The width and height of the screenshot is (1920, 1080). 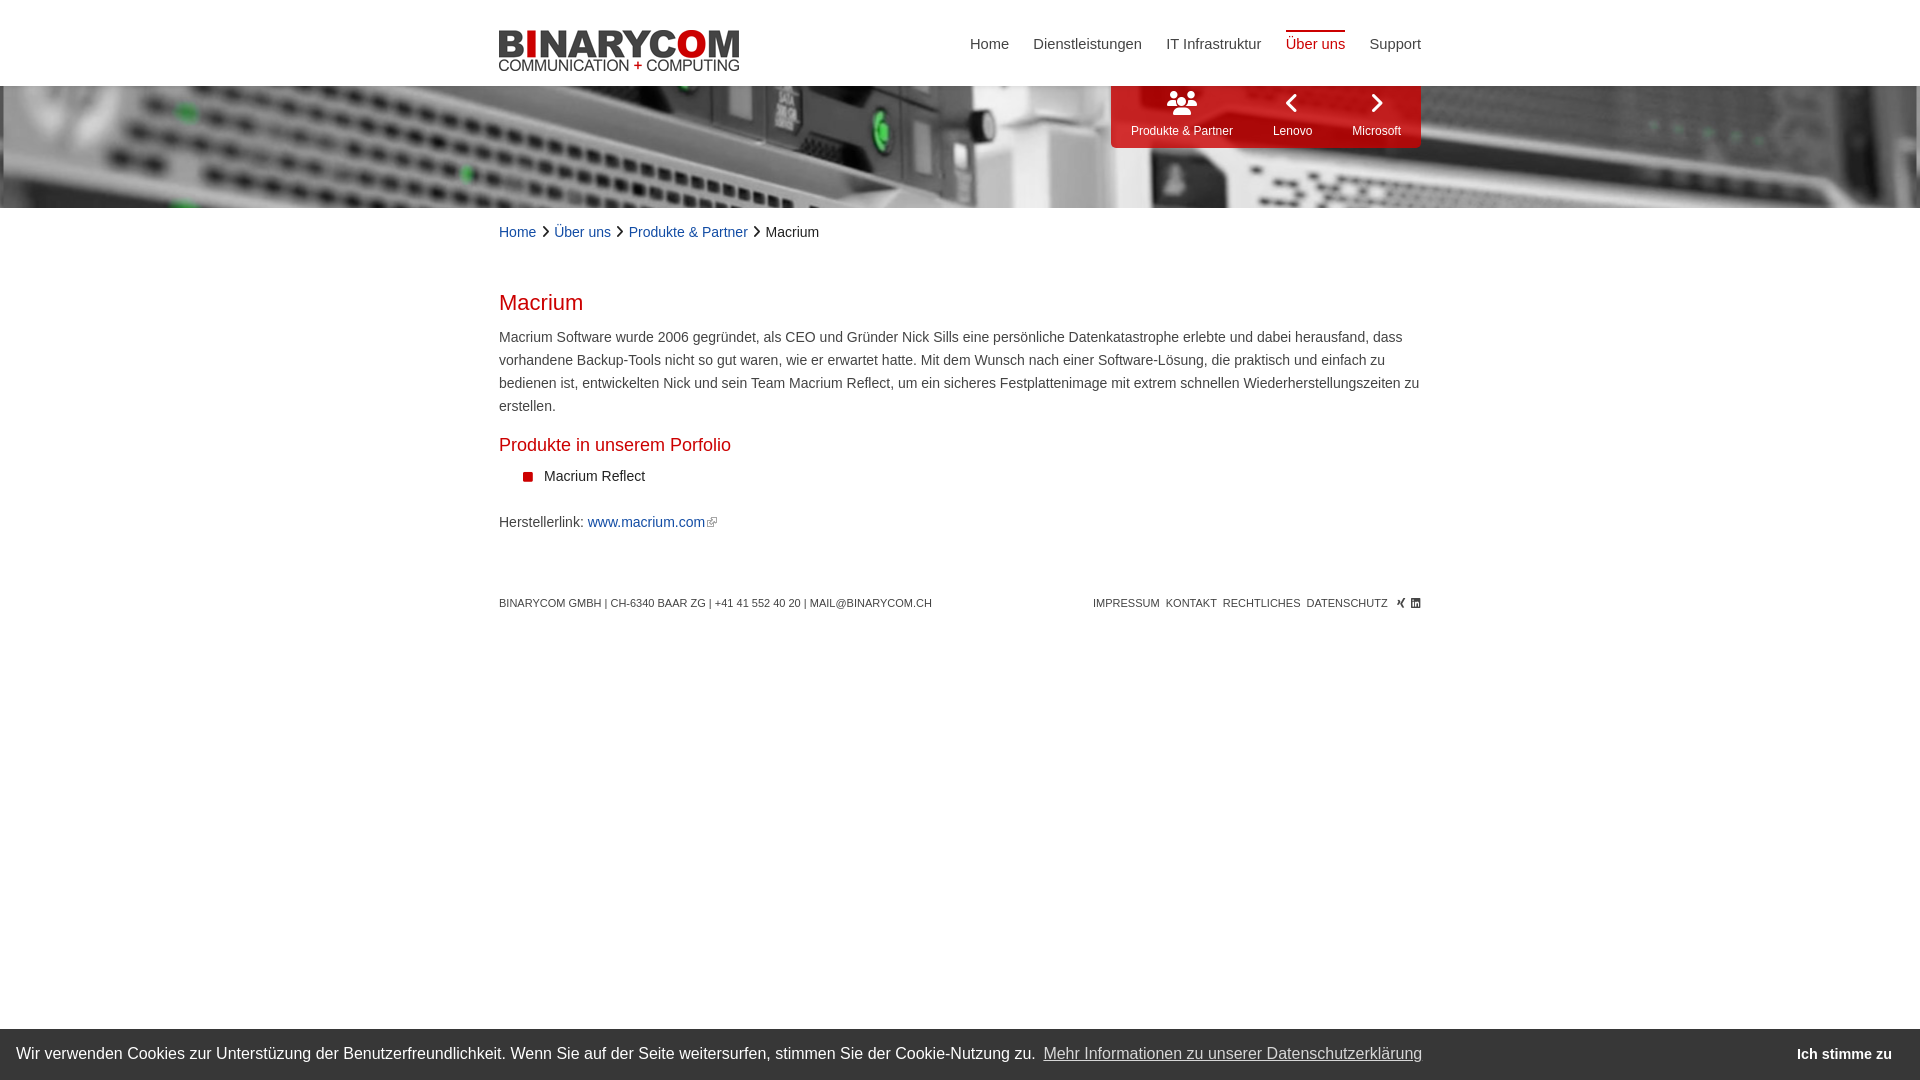 I want to click on '+41 41 552 40 20', so click(x=757, y=601).